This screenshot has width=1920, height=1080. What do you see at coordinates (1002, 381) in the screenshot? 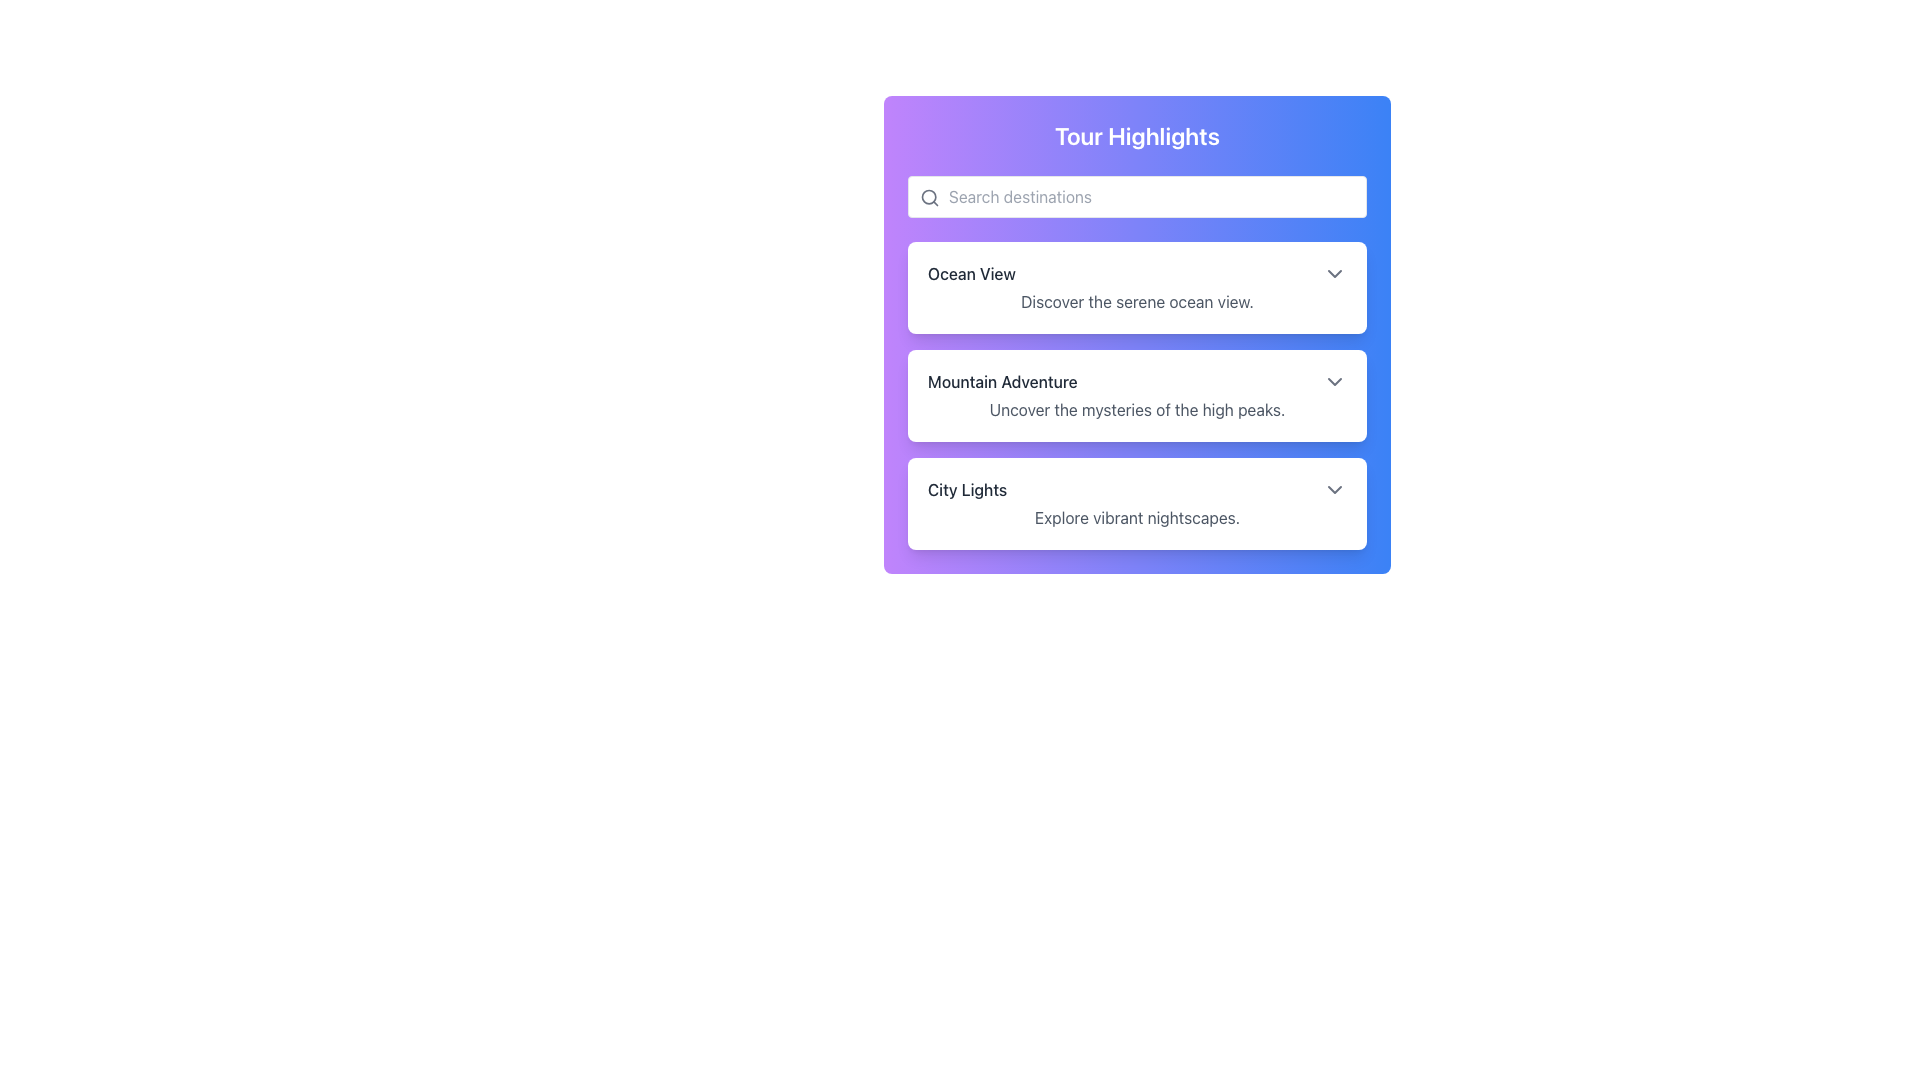
I see `label titled 'Mountain Adventure' which is positioned above the text 'Uncover the mysteries of the high peaks'` at bounding box center [1002, 381].